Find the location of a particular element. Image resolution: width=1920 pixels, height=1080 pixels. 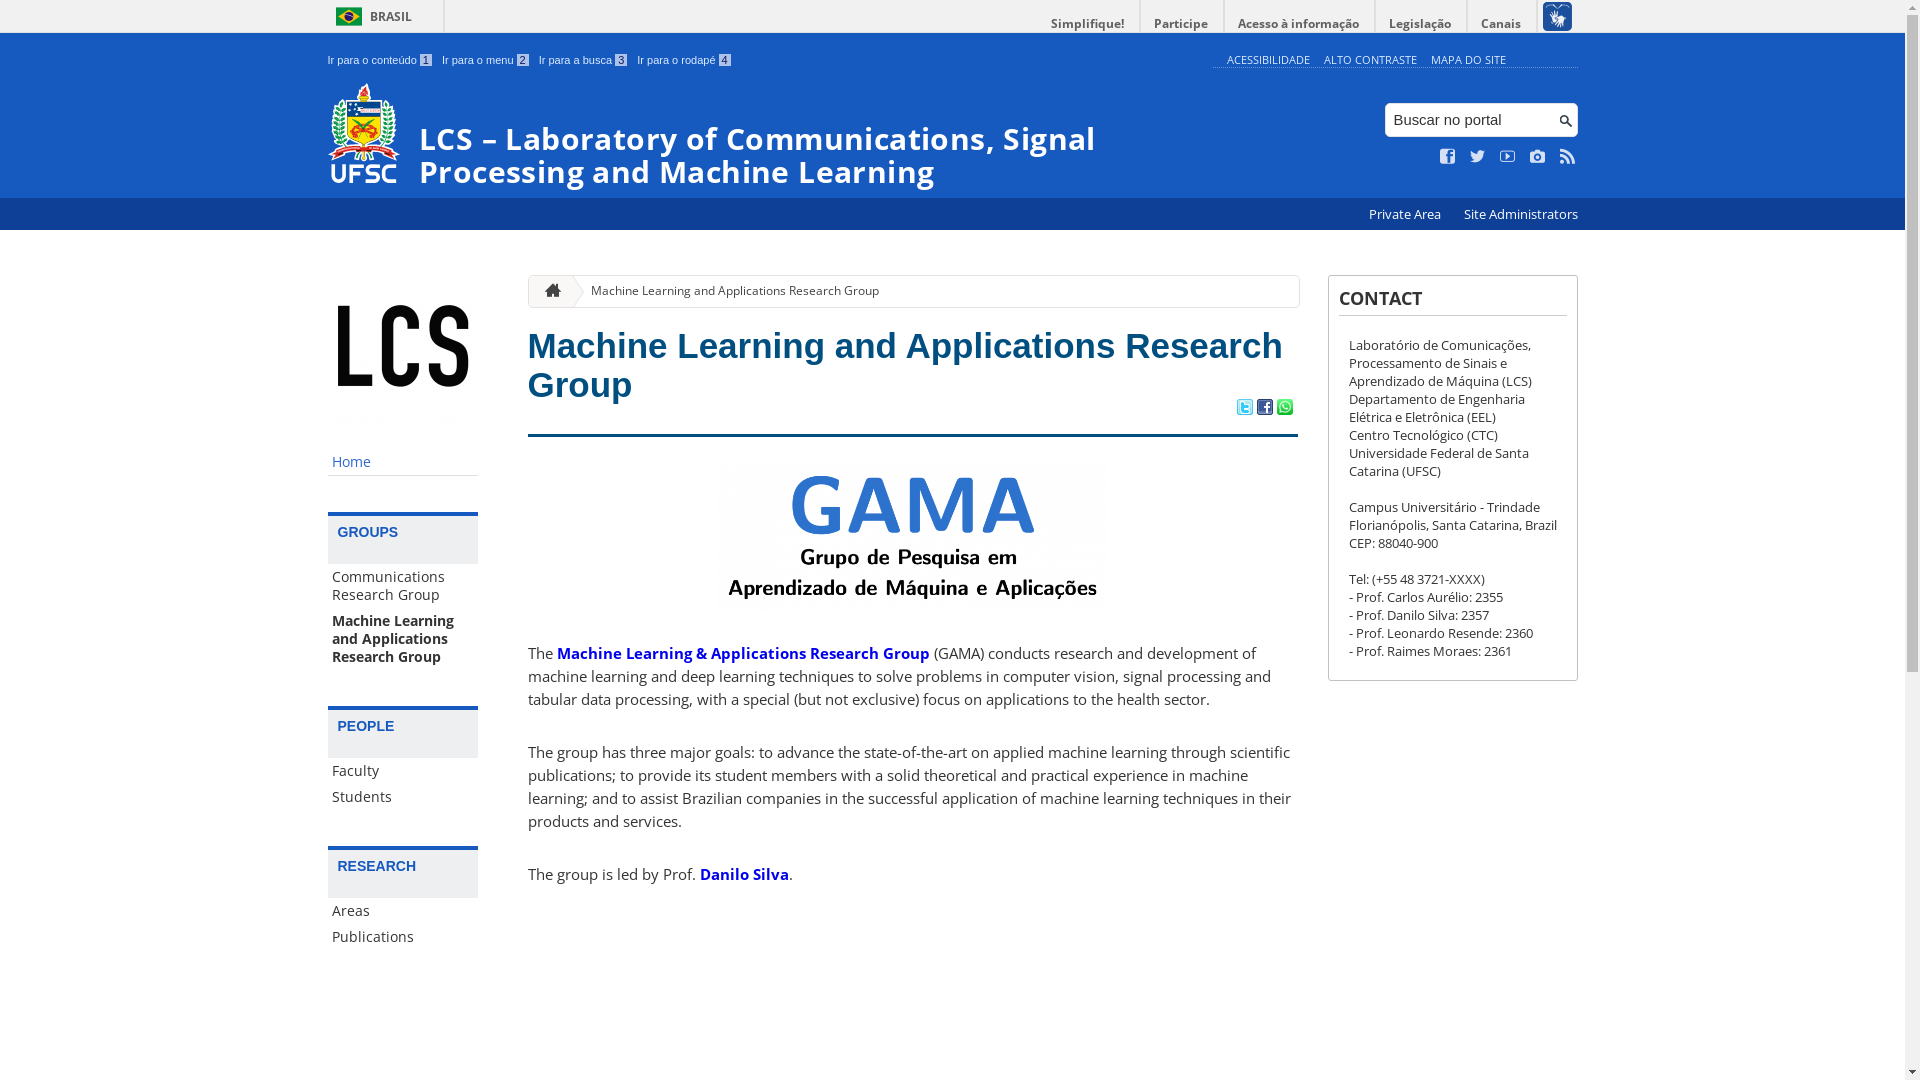

'Simplifique!' is located at coordinates (1087, 23).